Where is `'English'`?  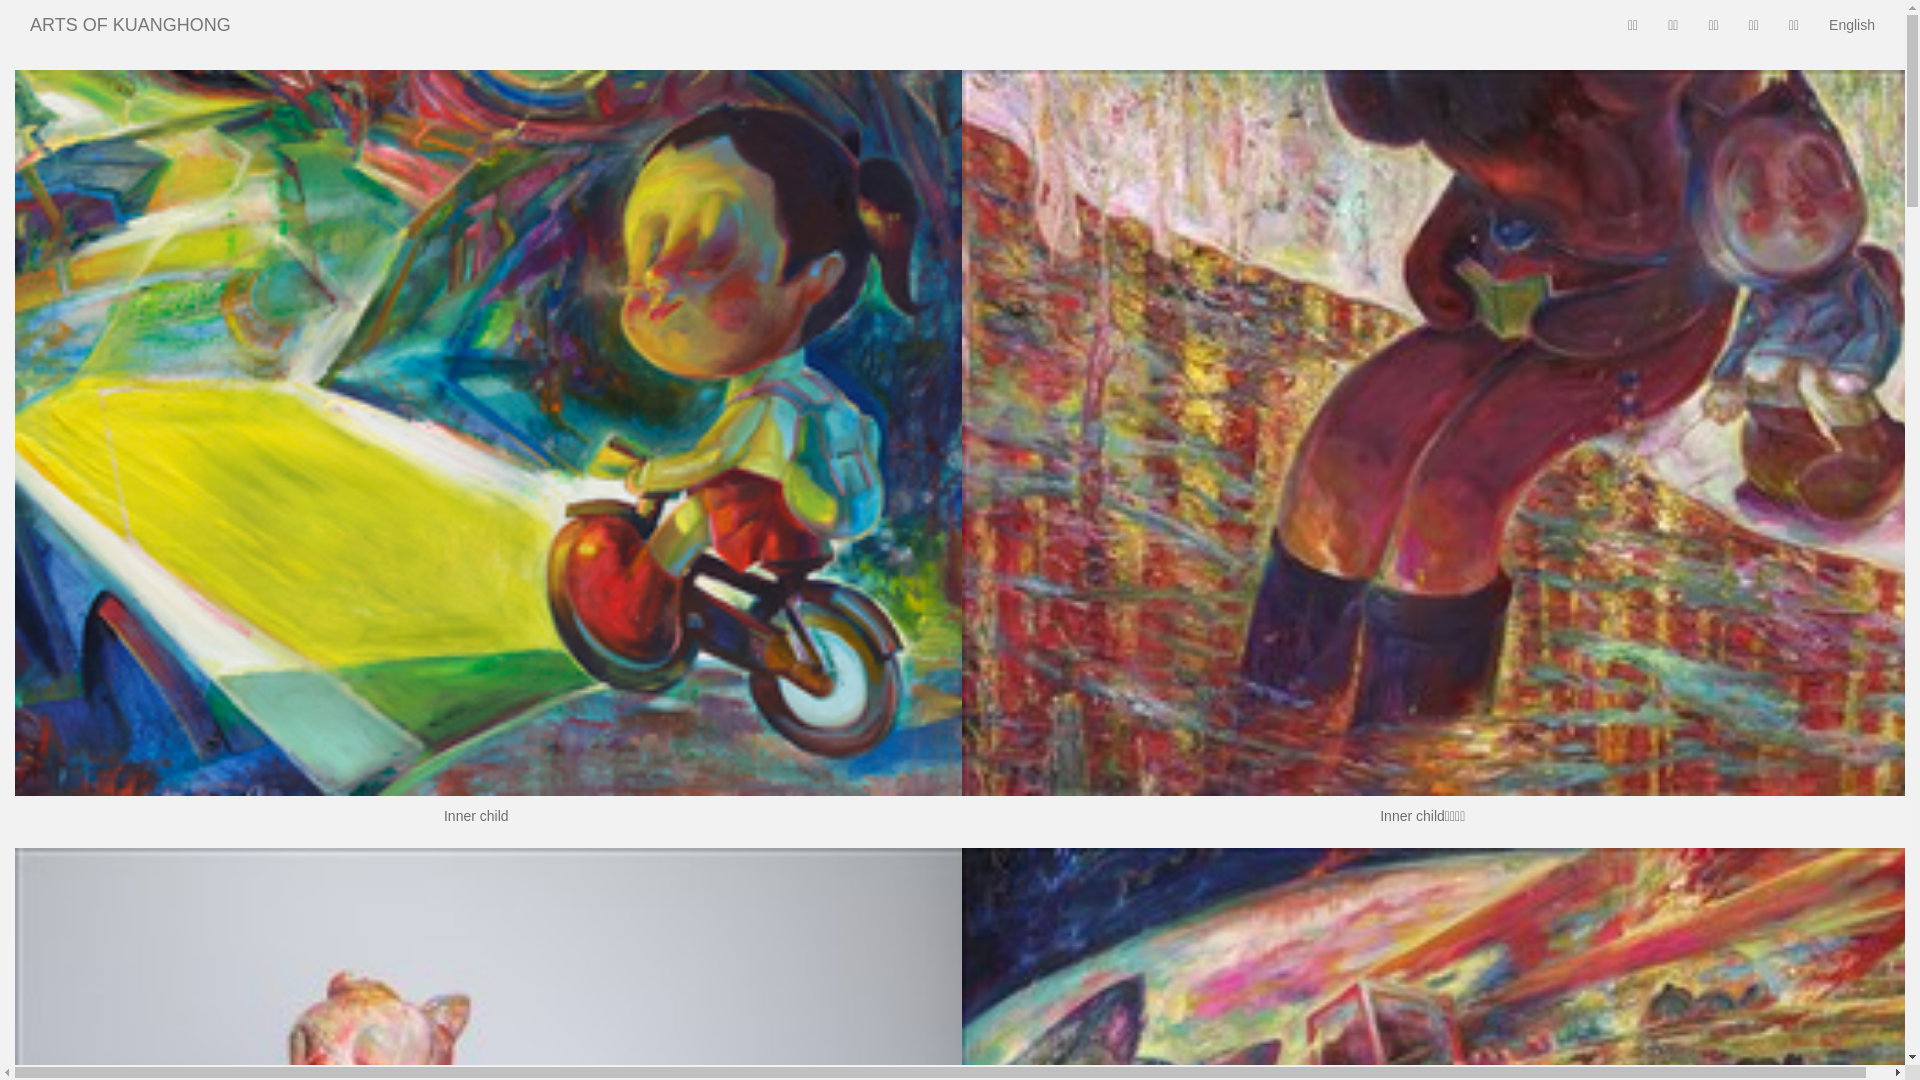
'English' is located at coordinates (1851, 24).